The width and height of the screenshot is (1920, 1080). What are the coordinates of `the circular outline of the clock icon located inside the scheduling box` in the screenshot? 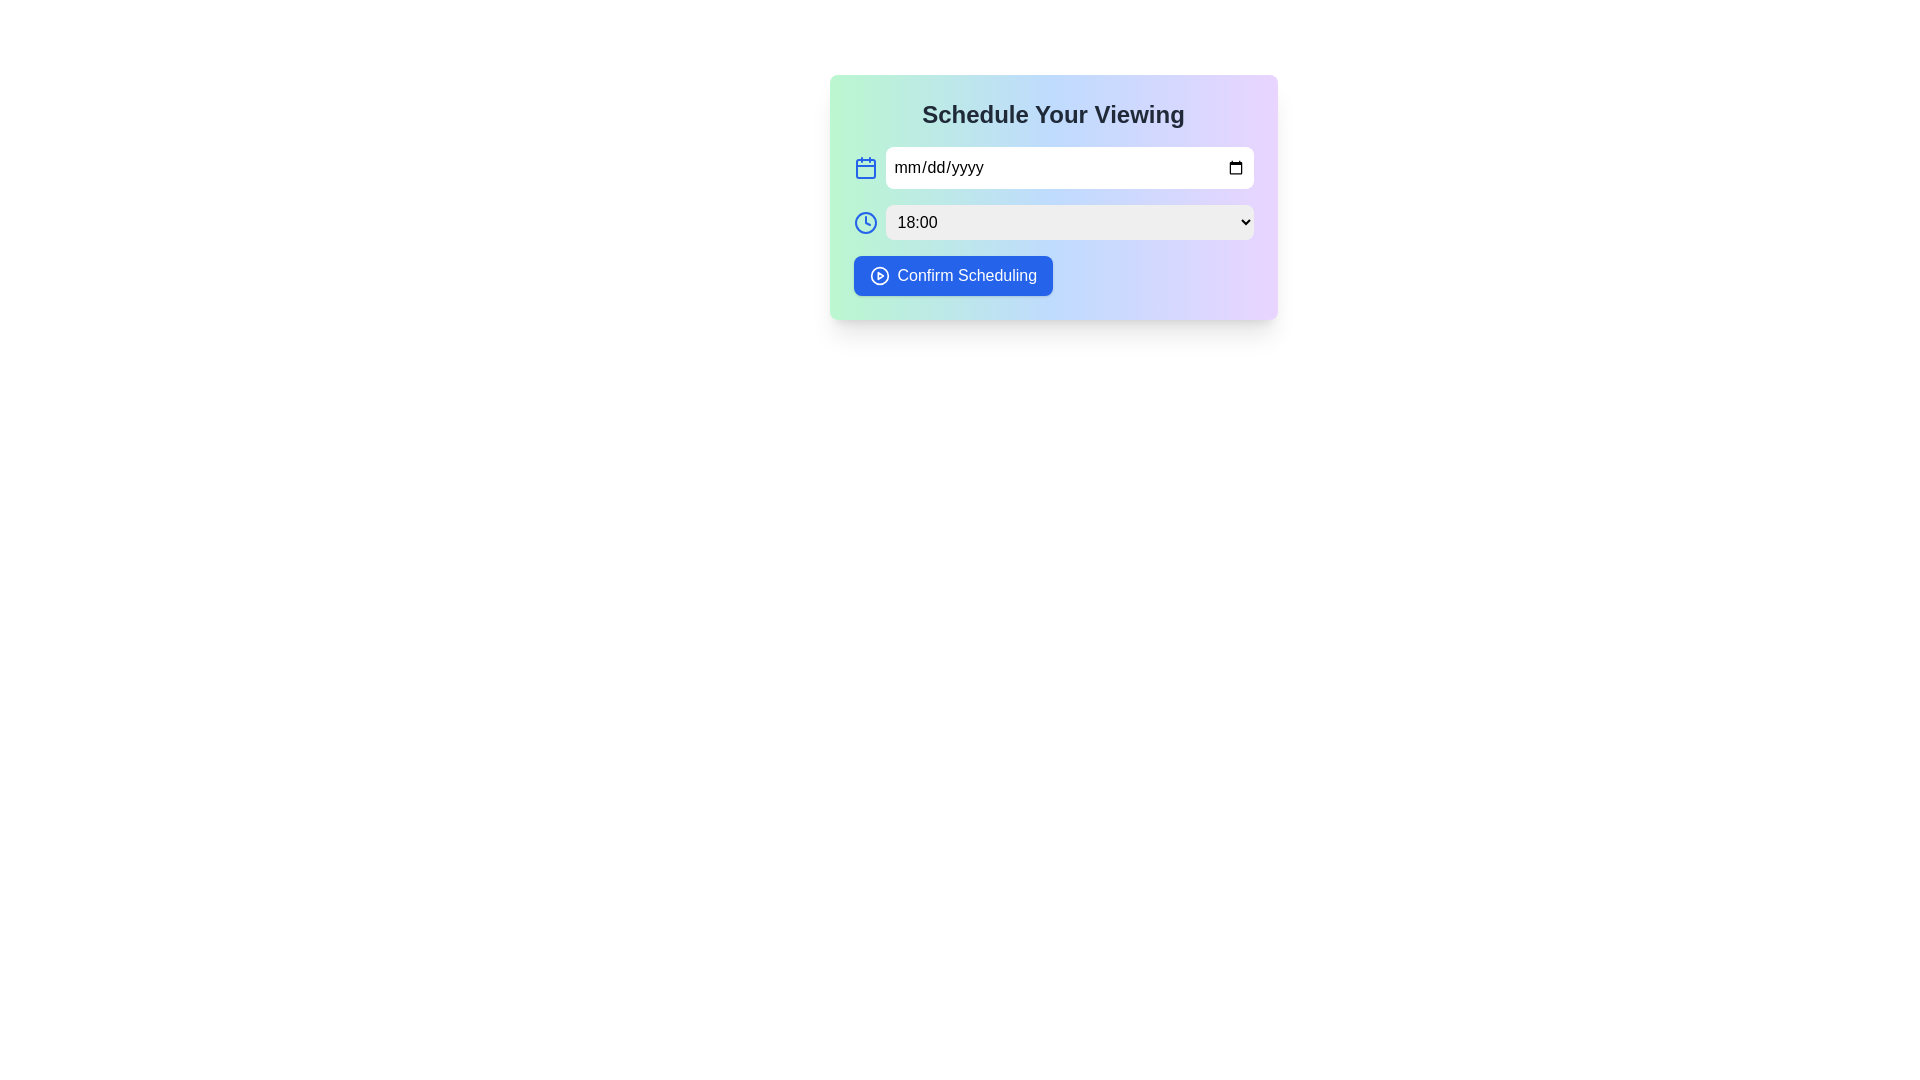 It's located at (865, 222).